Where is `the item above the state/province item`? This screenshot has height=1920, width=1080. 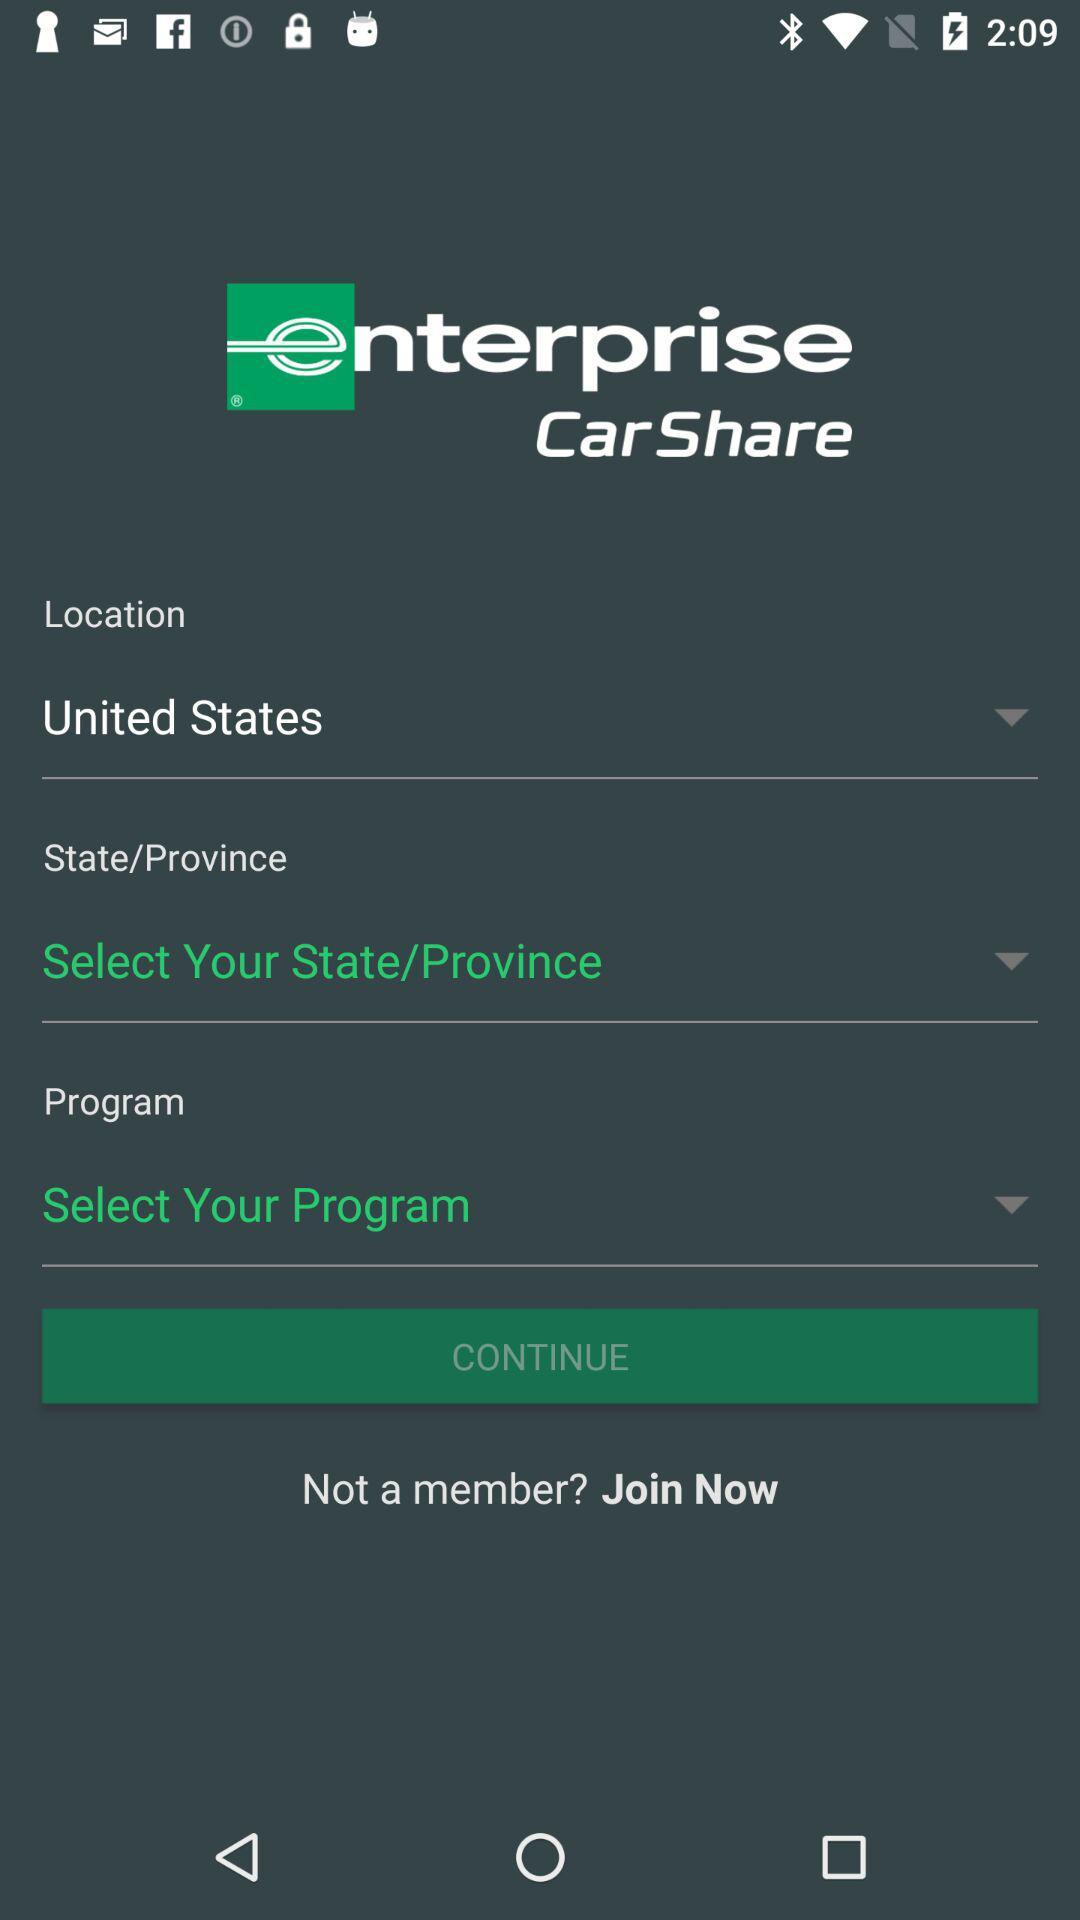
the item above the state/province item is located at coordinates (540, 716).